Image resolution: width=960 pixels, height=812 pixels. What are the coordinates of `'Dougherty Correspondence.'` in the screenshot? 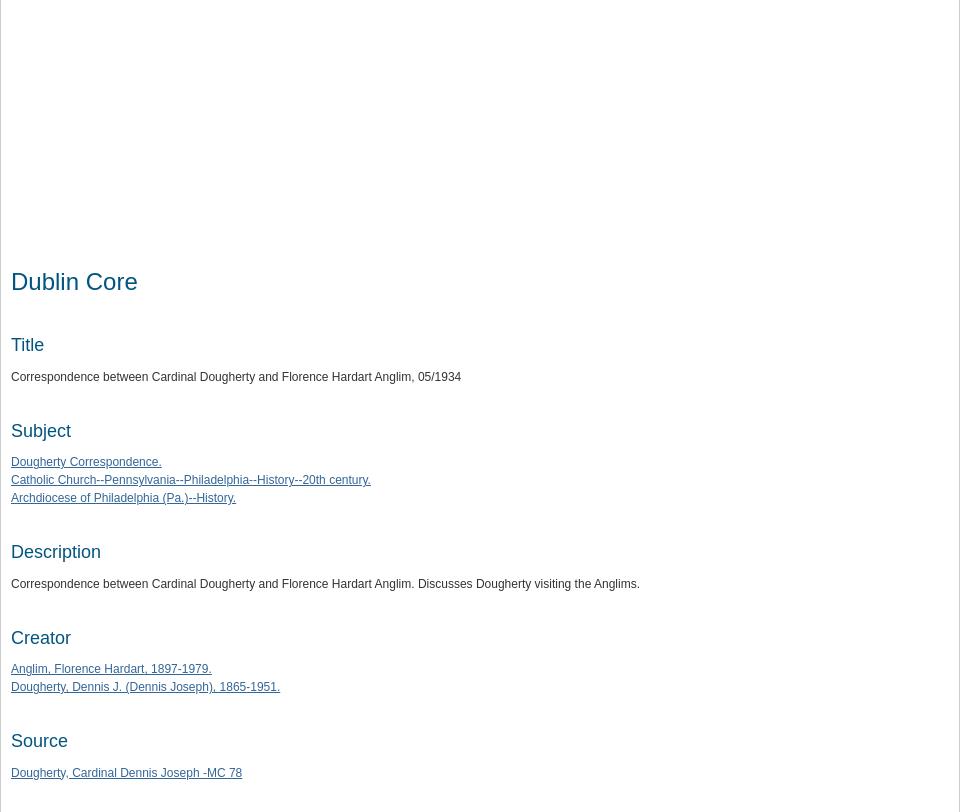 It's located at (86, 462).